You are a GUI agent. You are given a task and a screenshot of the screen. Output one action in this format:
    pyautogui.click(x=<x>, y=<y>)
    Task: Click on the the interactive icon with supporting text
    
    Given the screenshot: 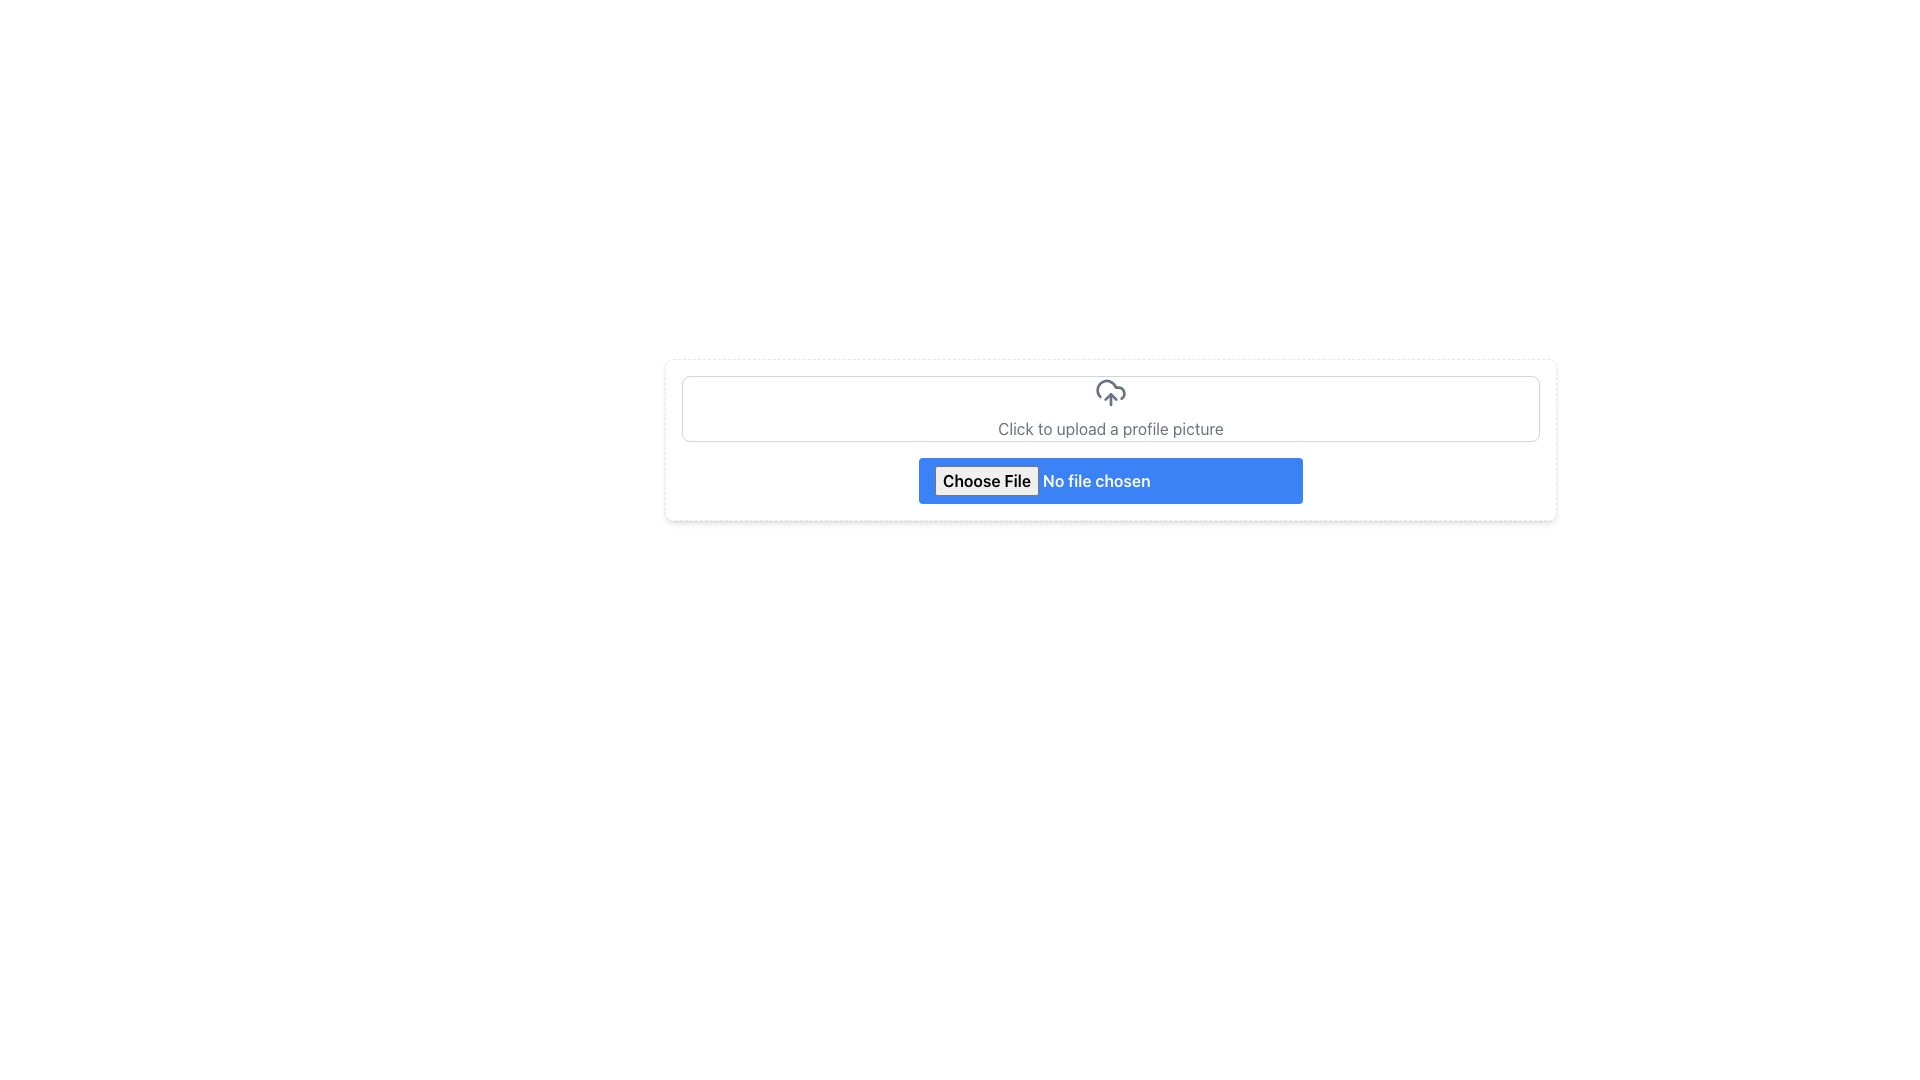 What is the action you would take?
    pyautogui.click(x=1109, y=407)
    